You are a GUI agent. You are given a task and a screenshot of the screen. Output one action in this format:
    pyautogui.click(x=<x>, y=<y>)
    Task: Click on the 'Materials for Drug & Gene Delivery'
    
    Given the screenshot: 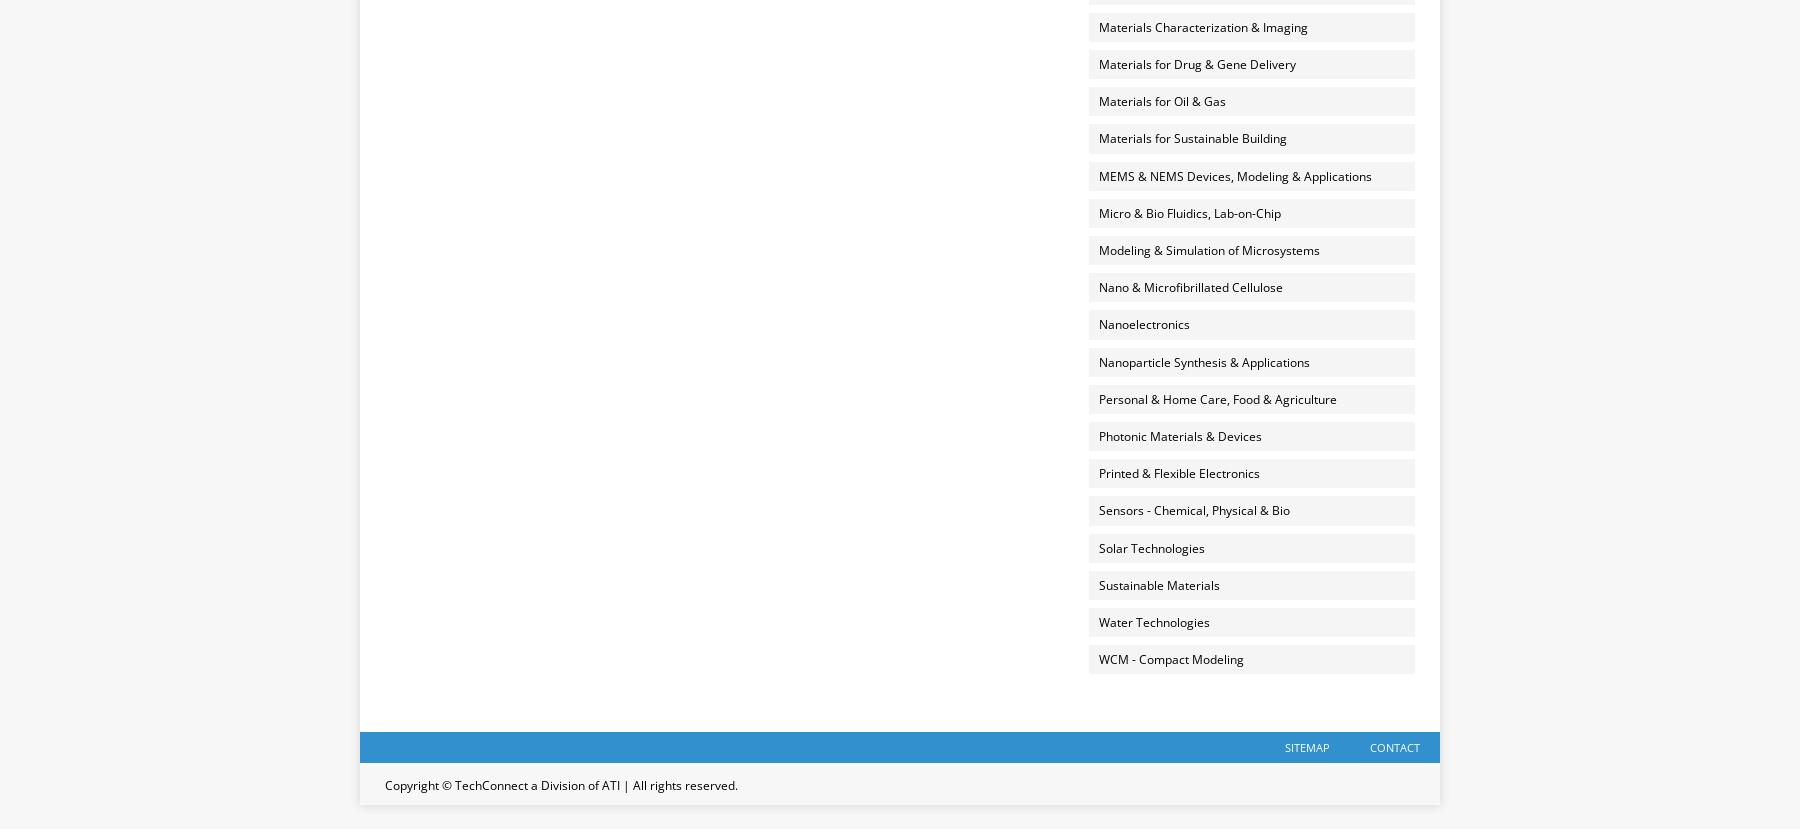 What is the action you would take?
    pyautogui.click(x=1098, y=63)
    